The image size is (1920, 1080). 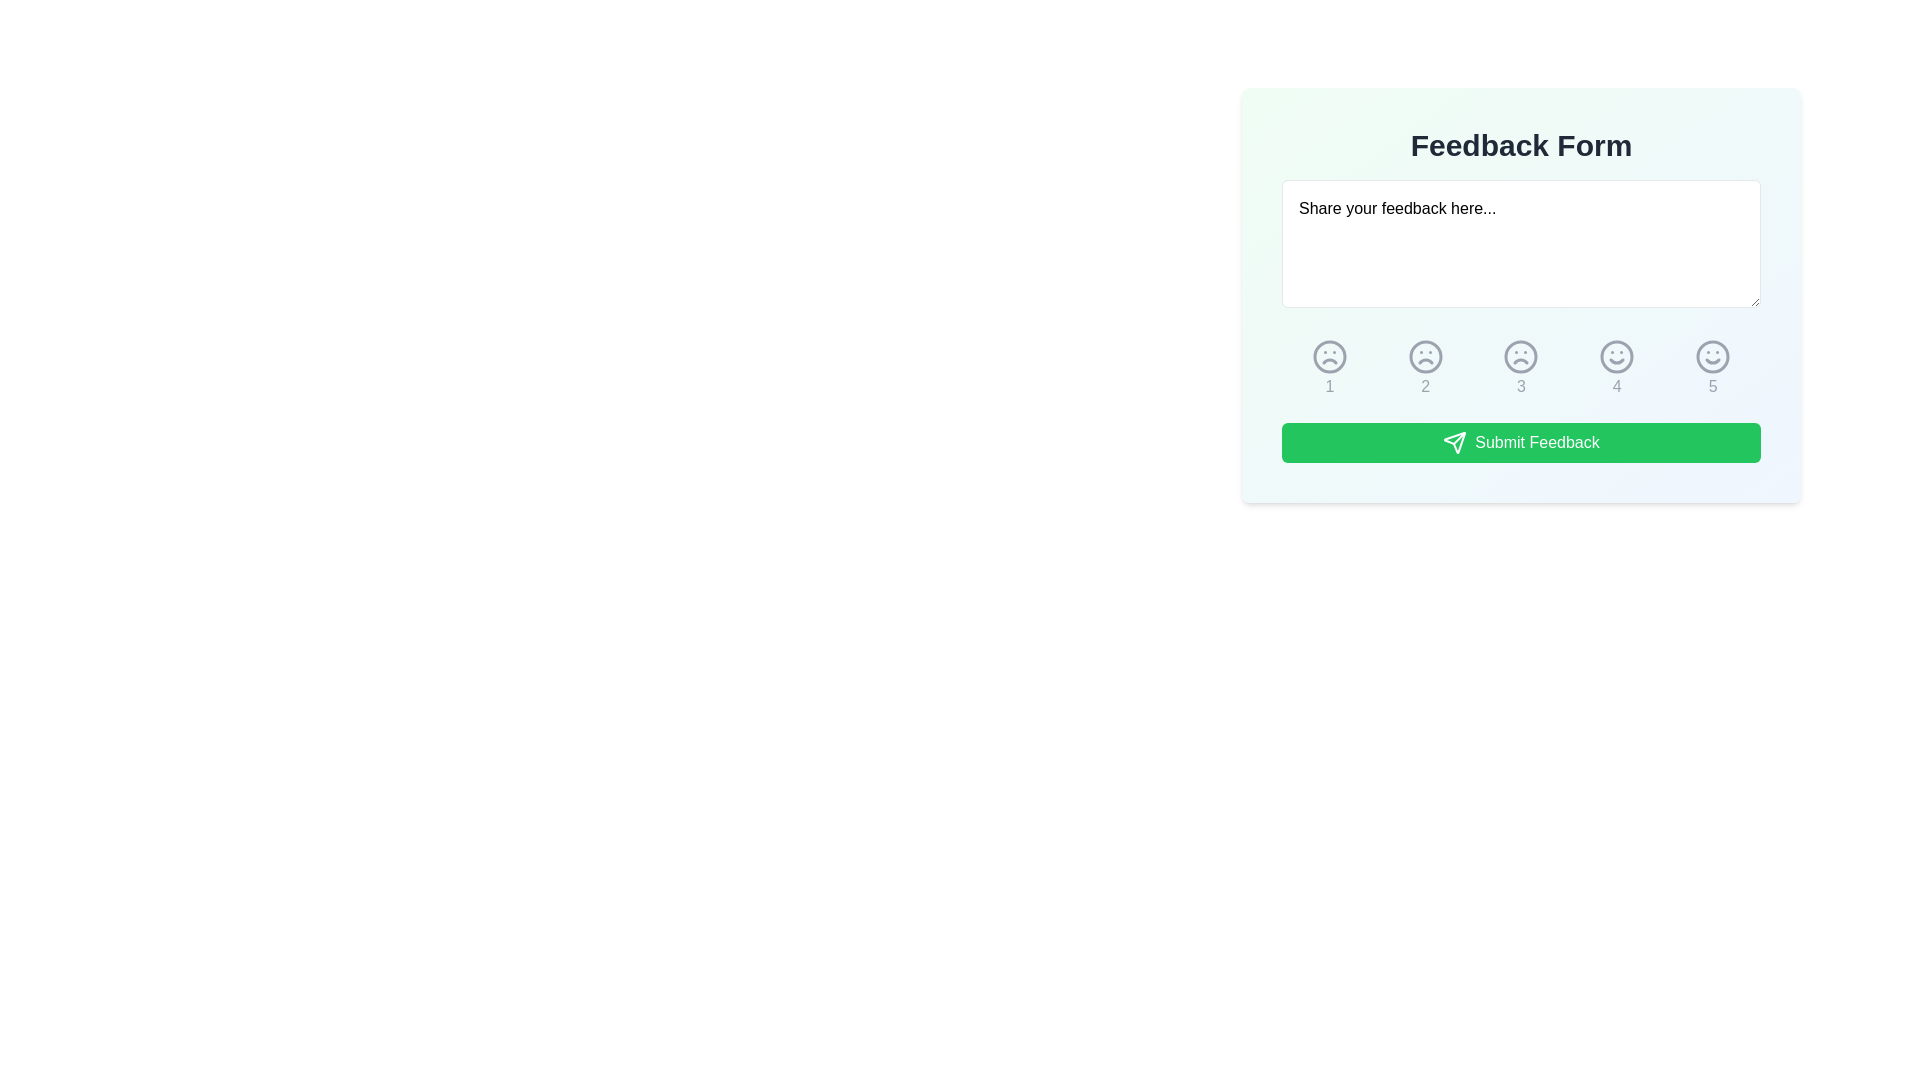 What do you see at coordinates (1329, 369) in the screenshot?
I see `the Rating button, which is the first circular icon in a horizontal row for user feedback` at bounding box center [1329, 369].